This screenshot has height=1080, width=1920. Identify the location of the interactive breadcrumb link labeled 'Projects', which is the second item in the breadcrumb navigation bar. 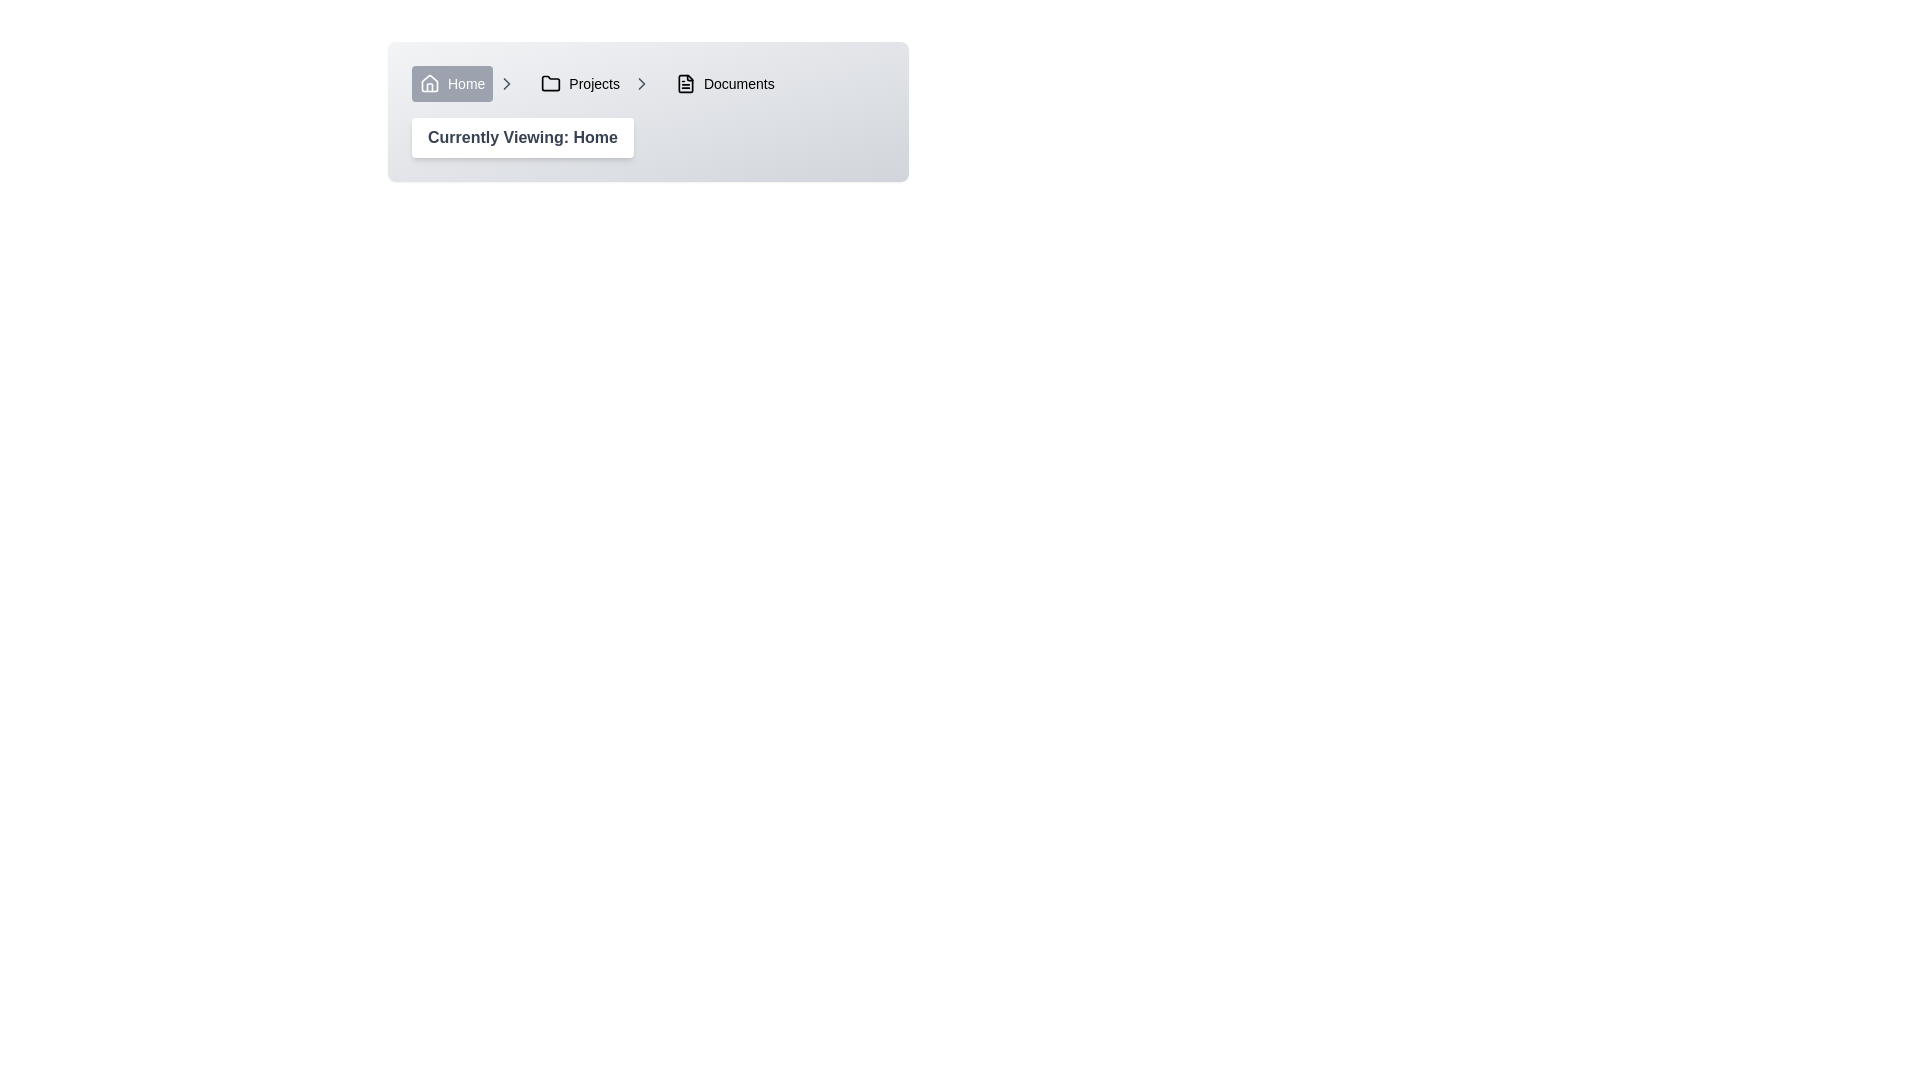
(579, 83).